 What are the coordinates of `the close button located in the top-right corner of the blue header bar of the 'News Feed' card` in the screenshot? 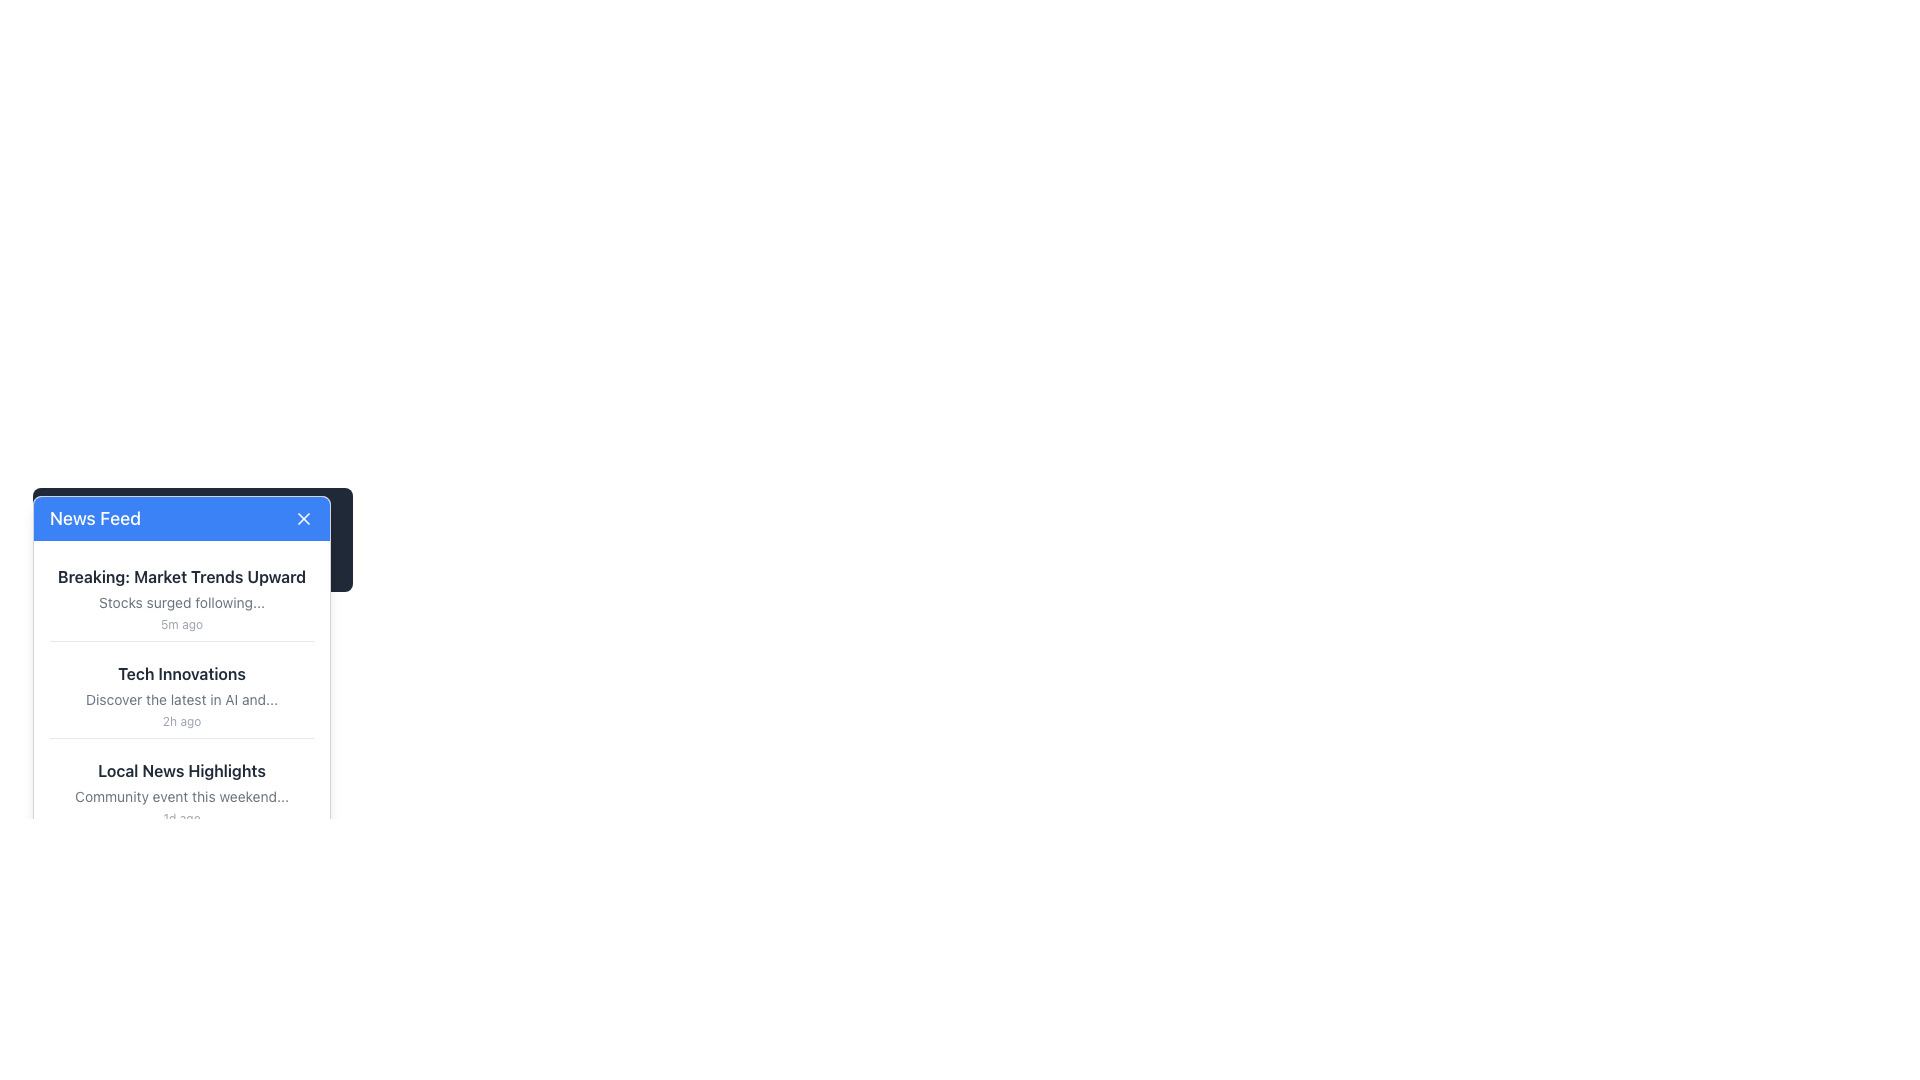 It's located at (302, 518).